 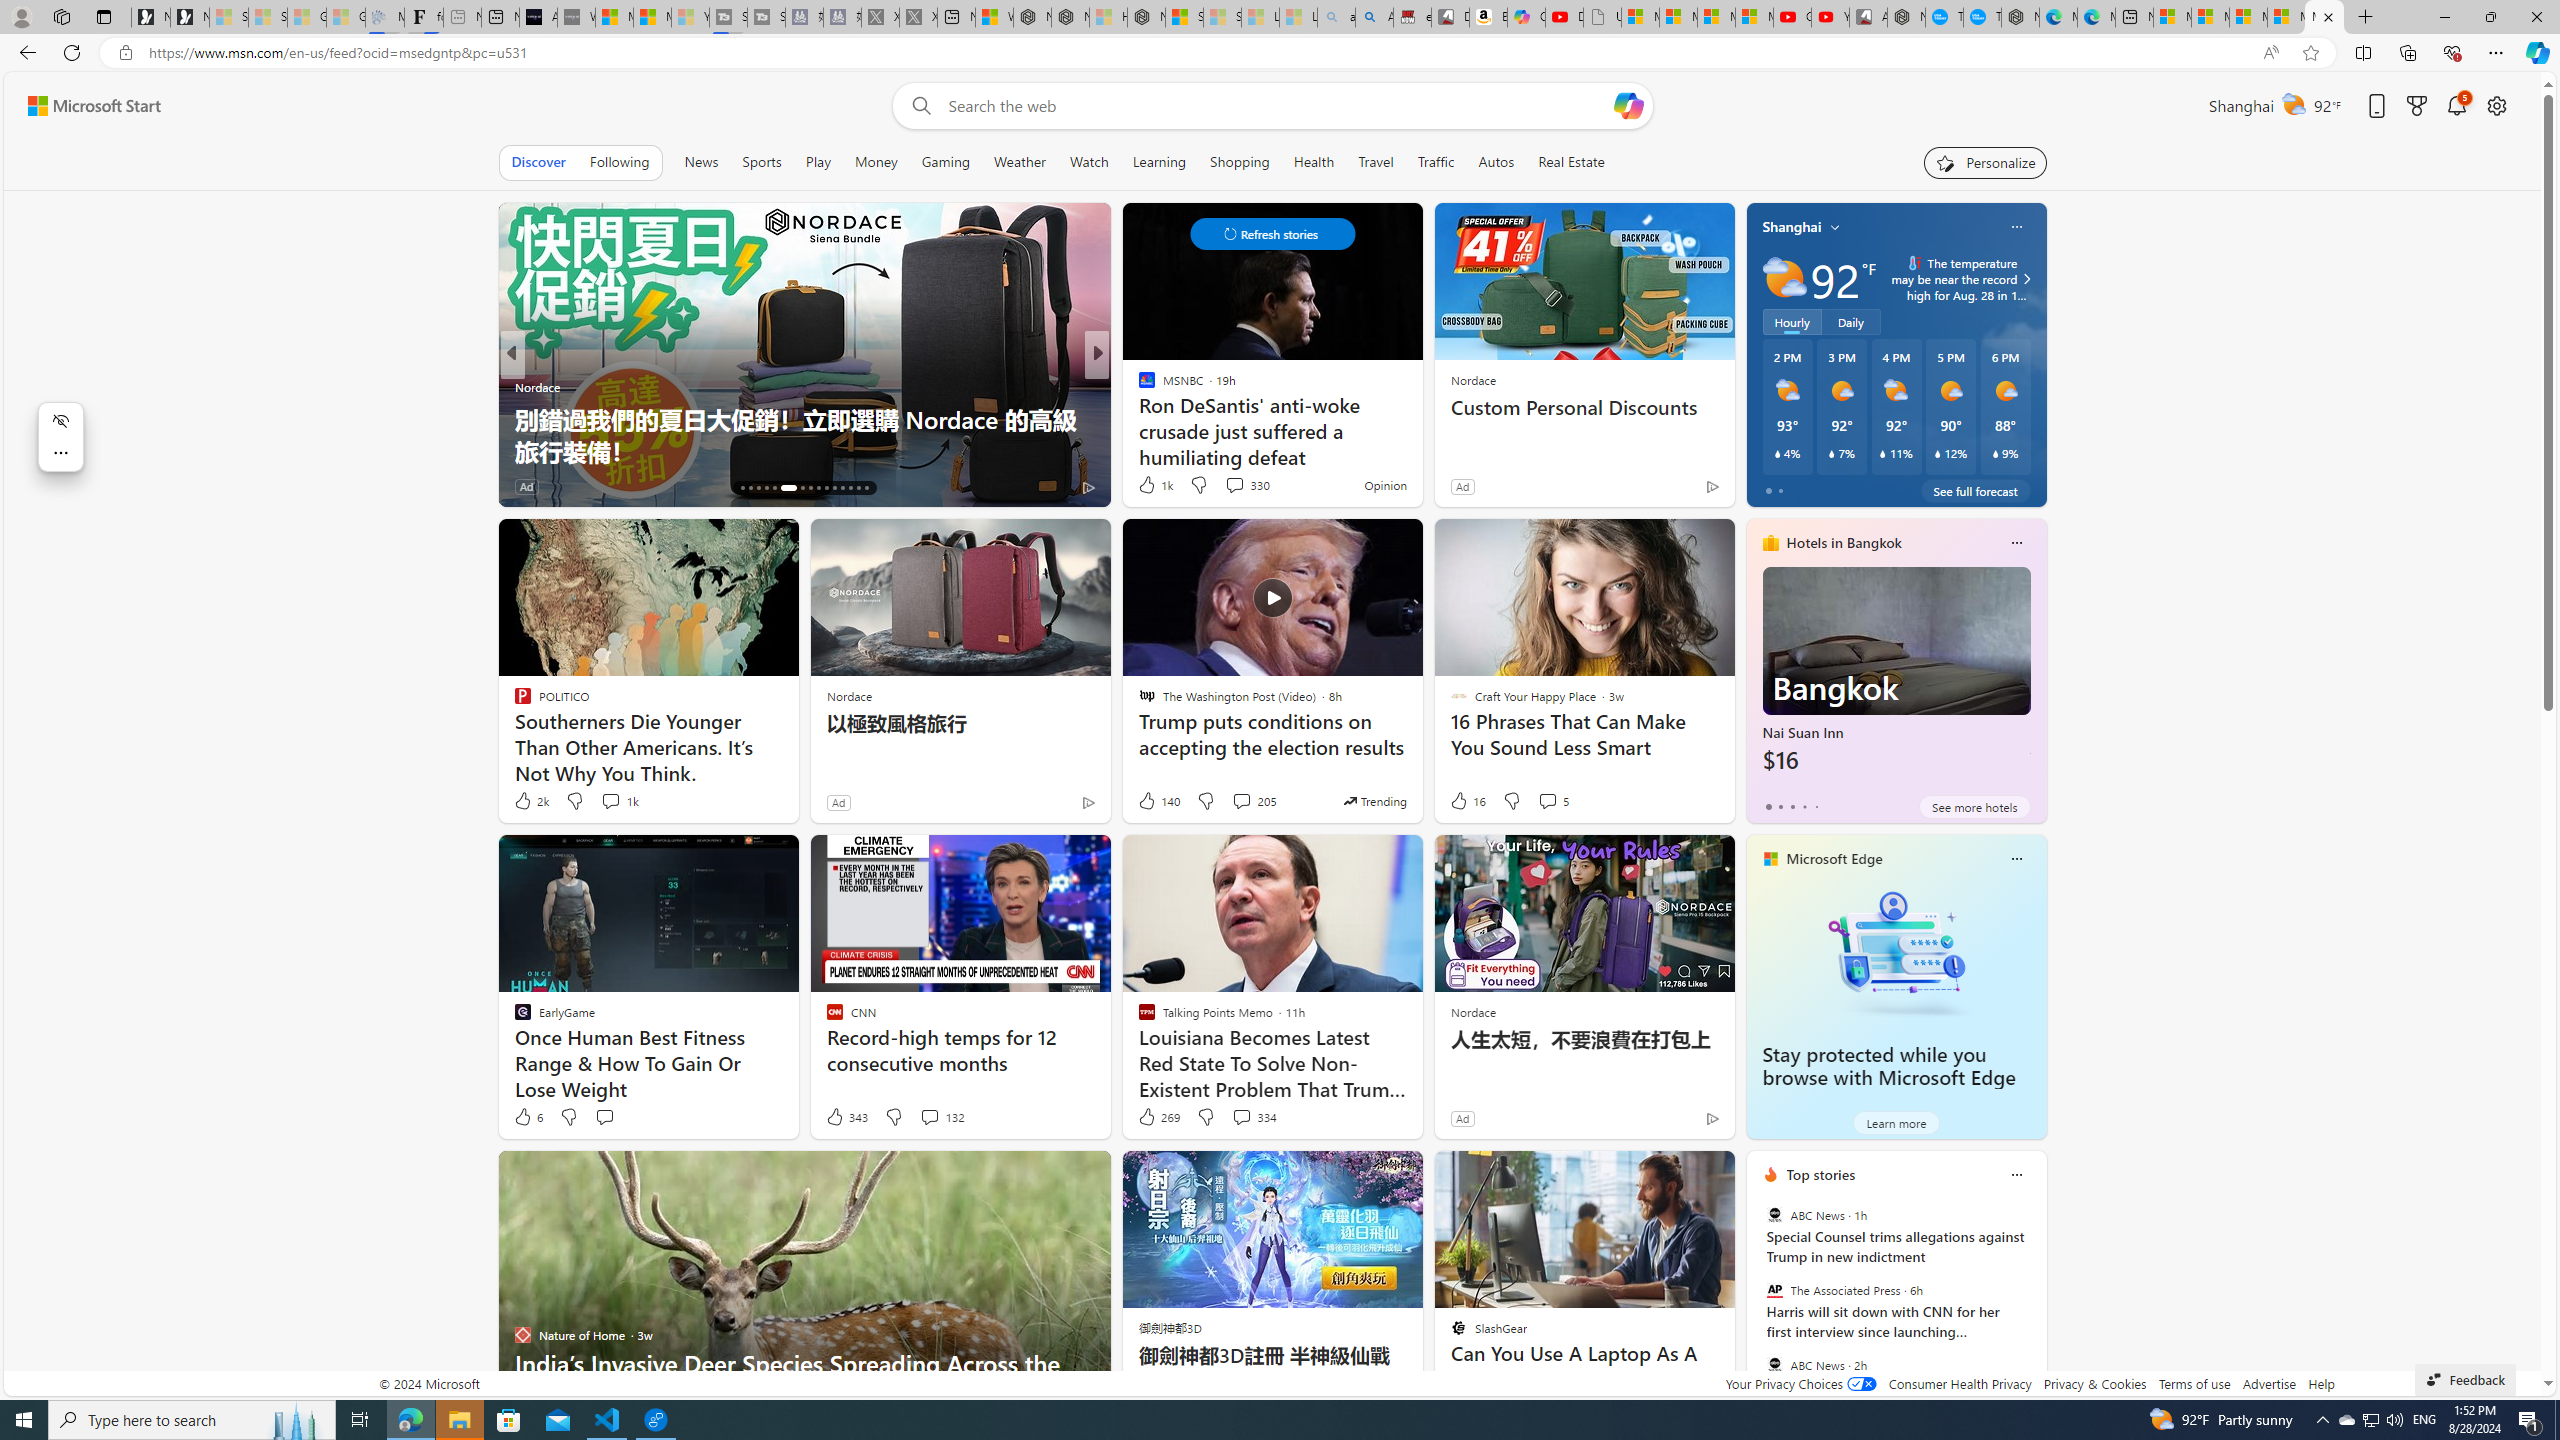 What do you see at coordinates (1246, 485) in the screenshot?
I see `'View comments 330 Comment'` at bounding box center [1246, 485].